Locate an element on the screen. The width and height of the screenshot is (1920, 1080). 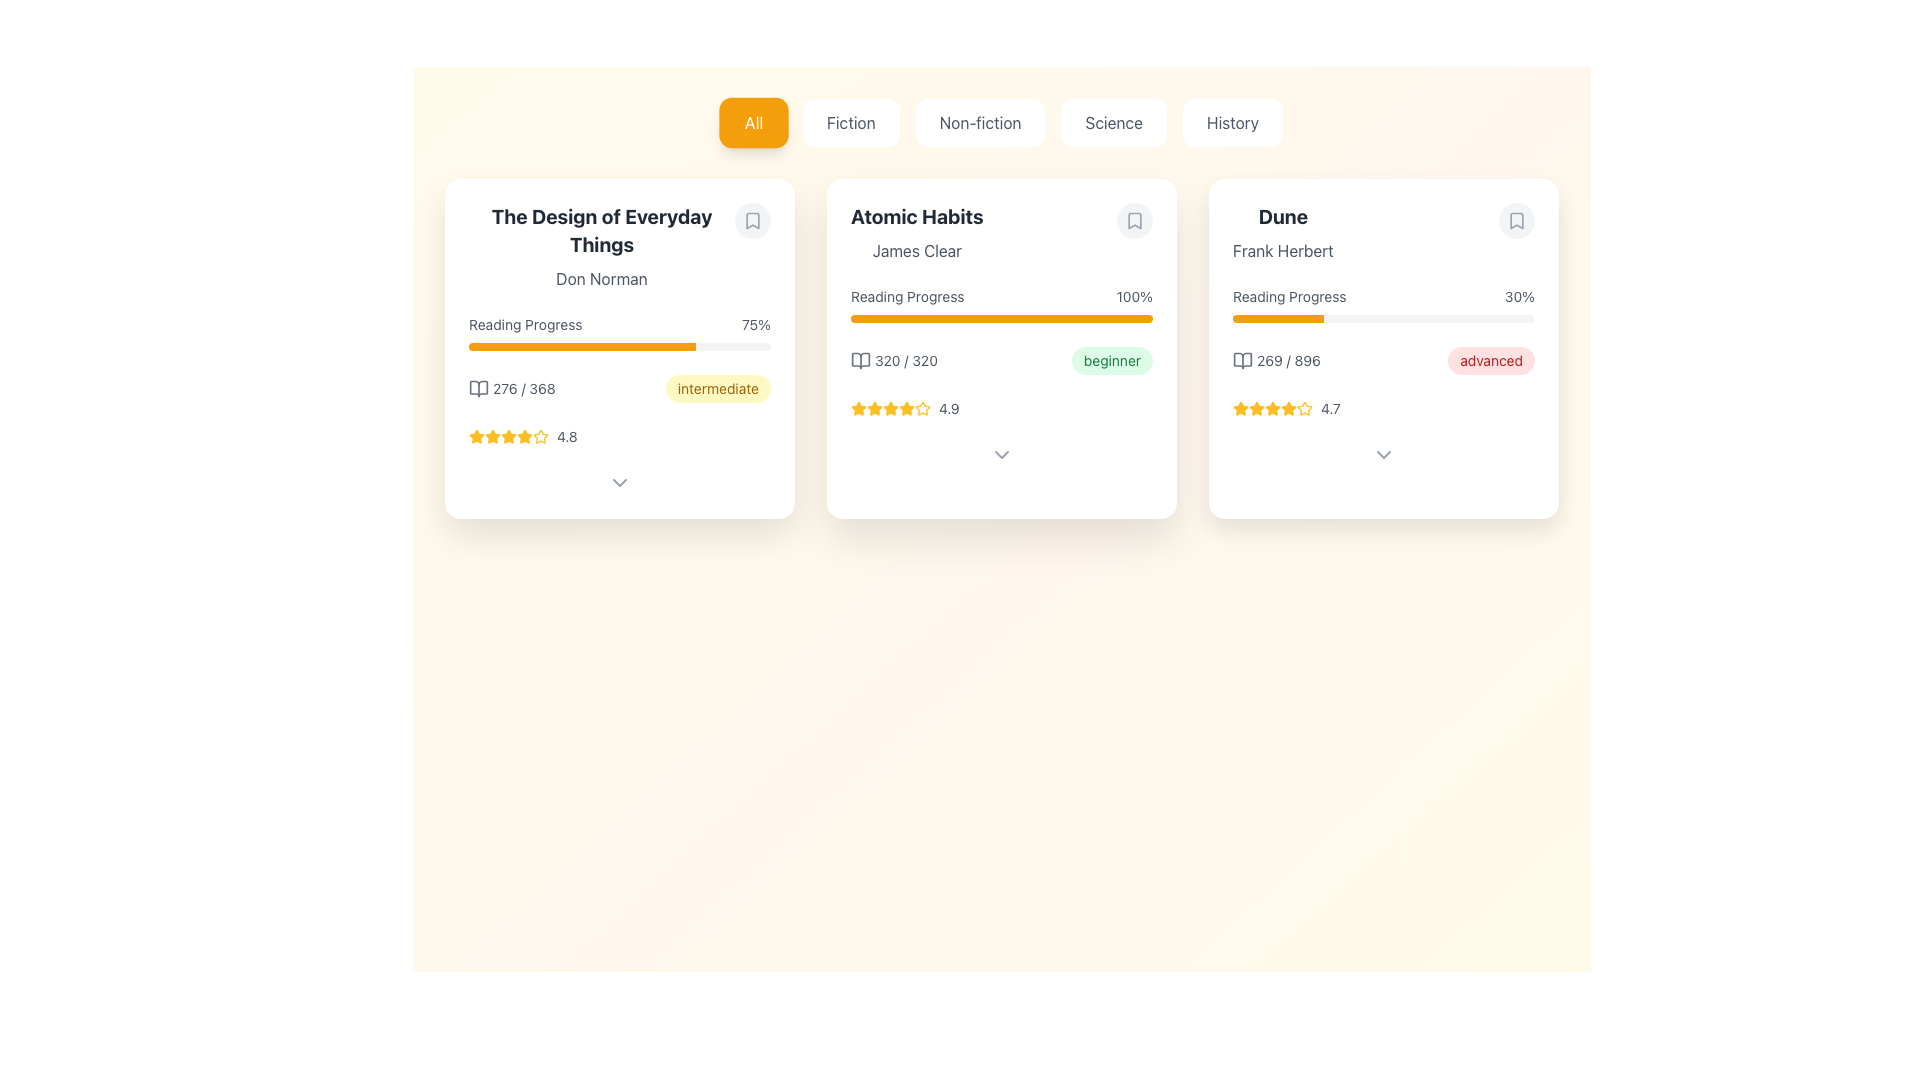
accompanying book icon next to the reading progress text '269 / 896' located in the 'Dune' card, below the reading progress bar is located at coordinates (1275, 361).